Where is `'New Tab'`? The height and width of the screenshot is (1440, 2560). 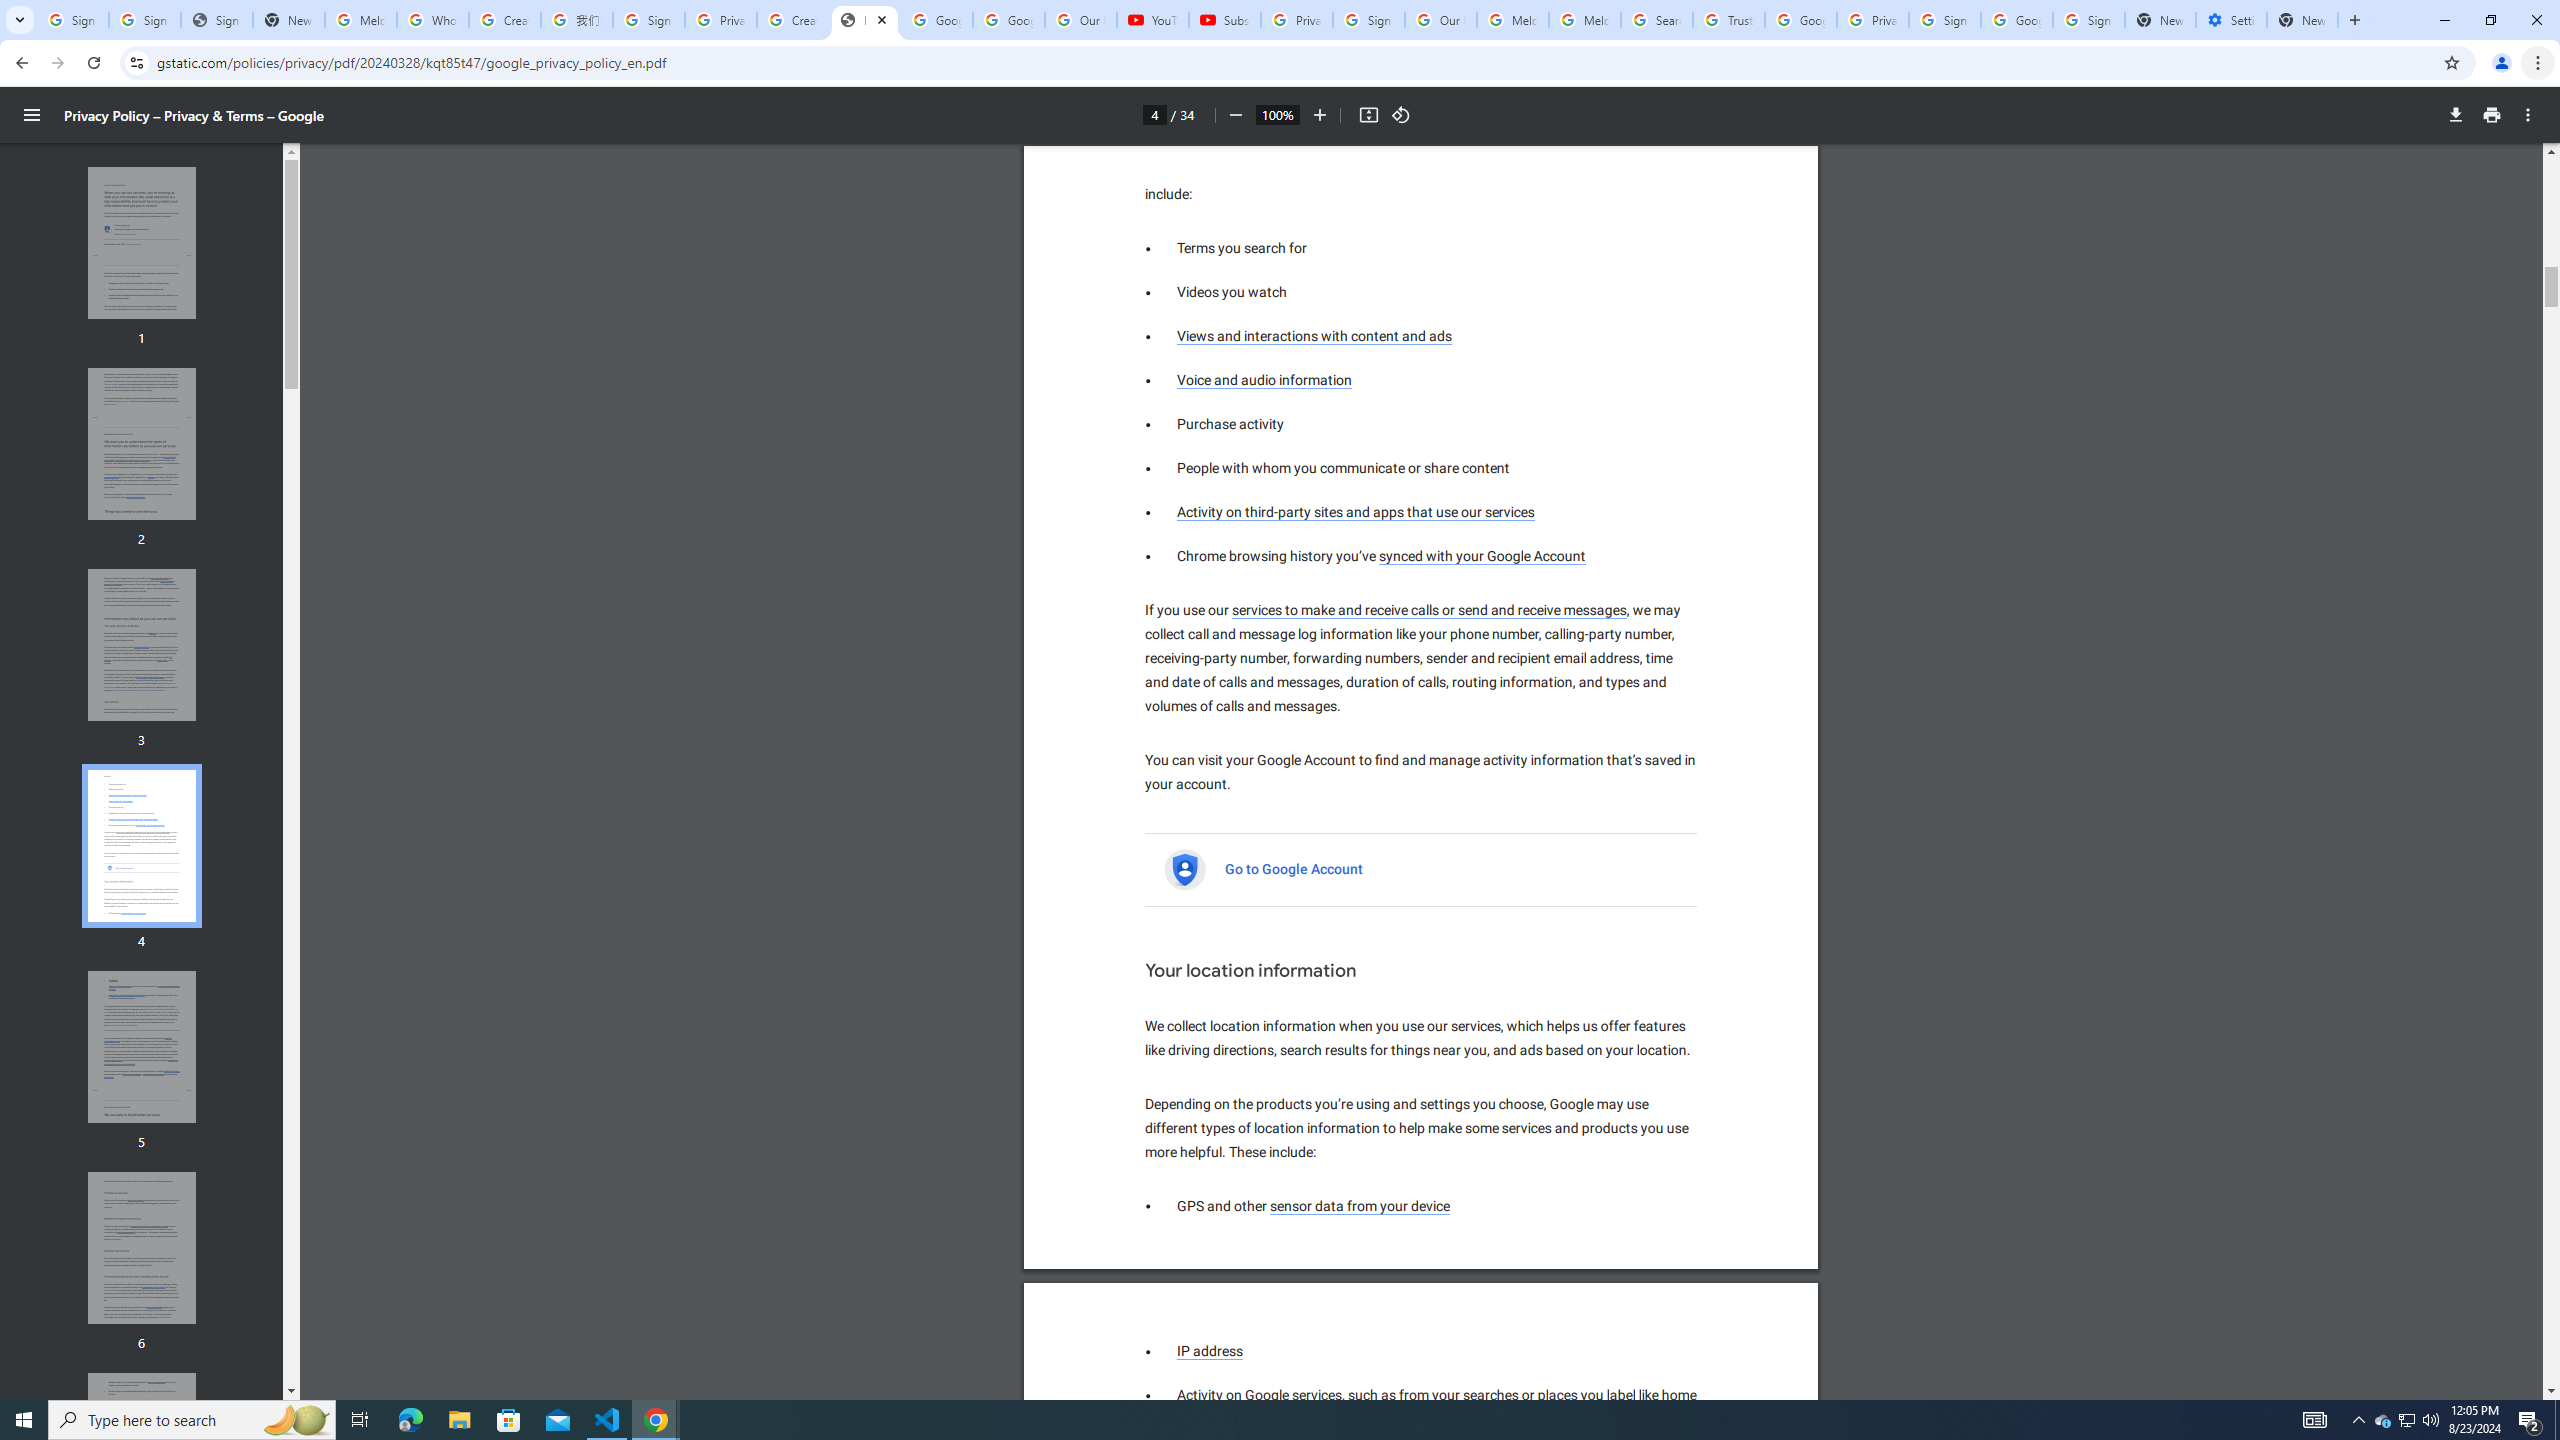 'New Tab' is located at coordinates (2302, 19).